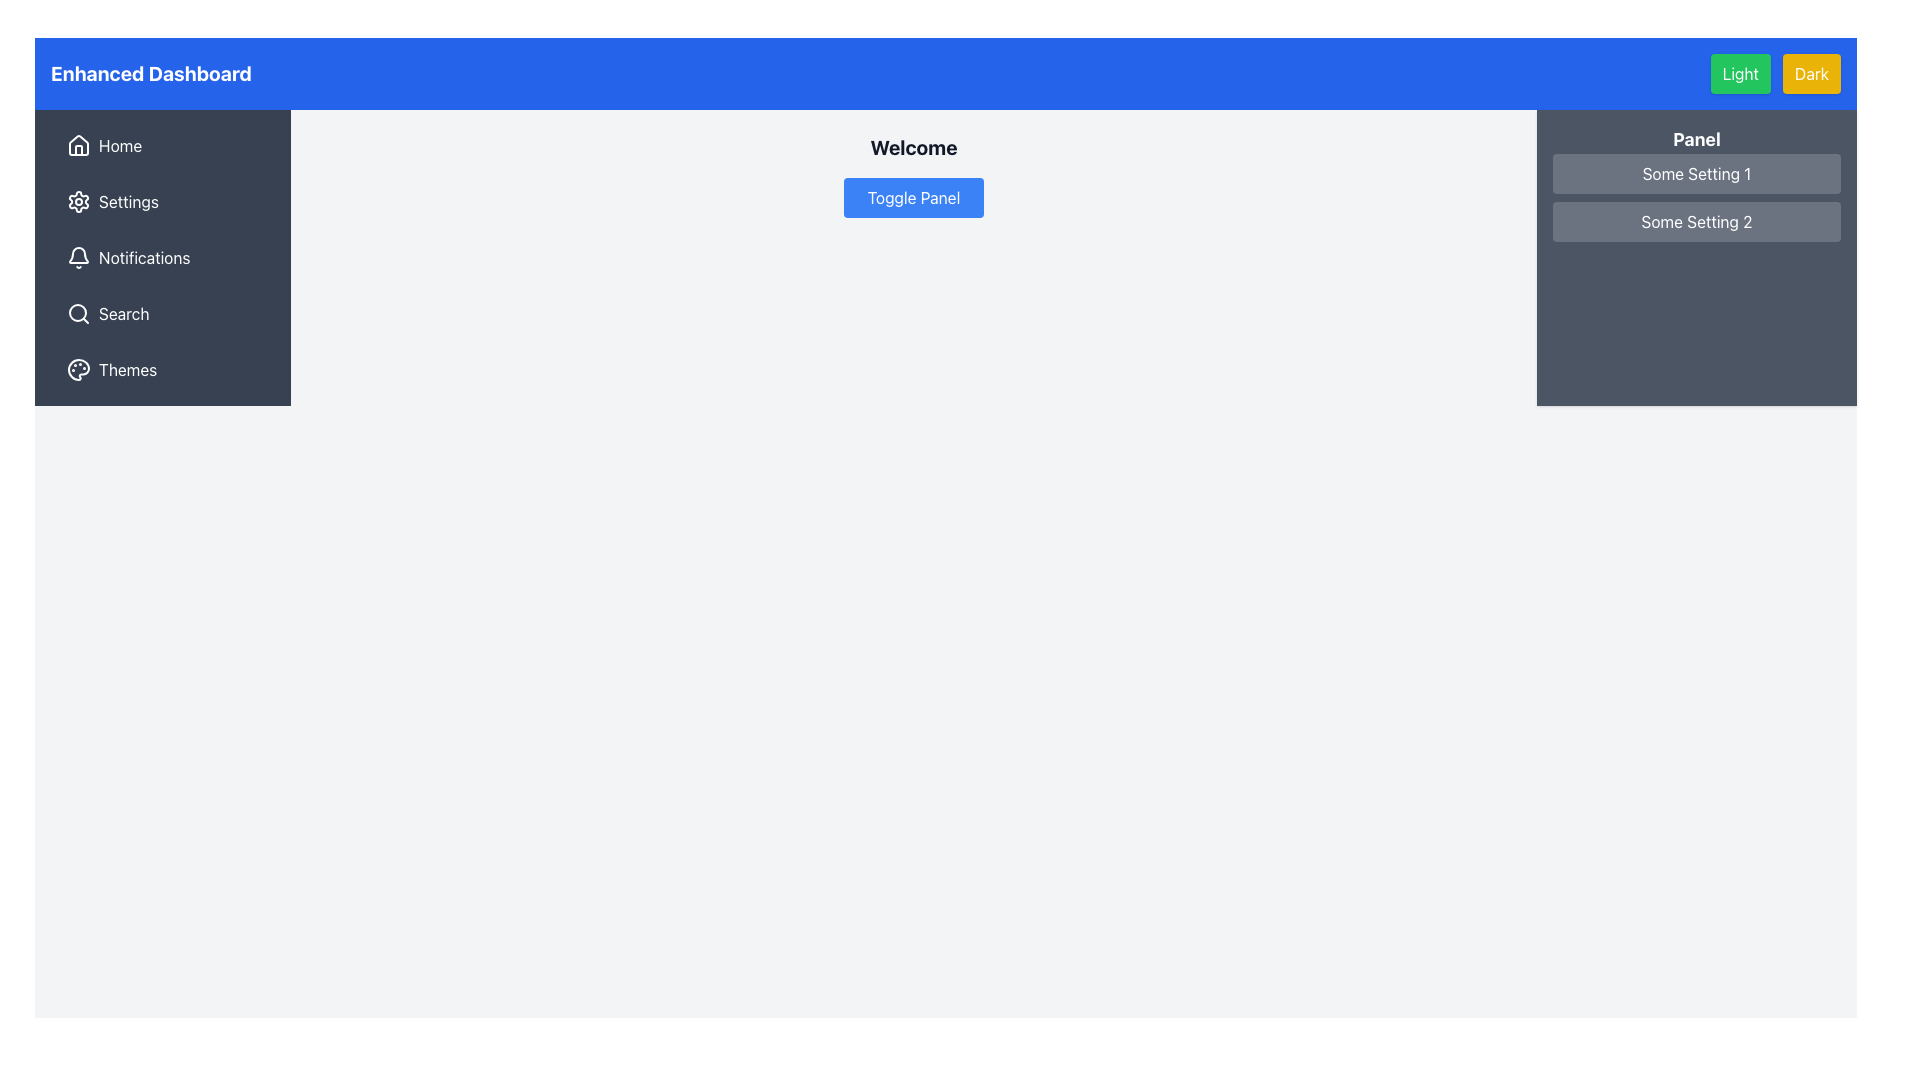  I want to click on the 'Notifications' text label located in the sidebar menu, which is the fourth item and is styled with a sans-serif font on a dark background, so click(143, 257).